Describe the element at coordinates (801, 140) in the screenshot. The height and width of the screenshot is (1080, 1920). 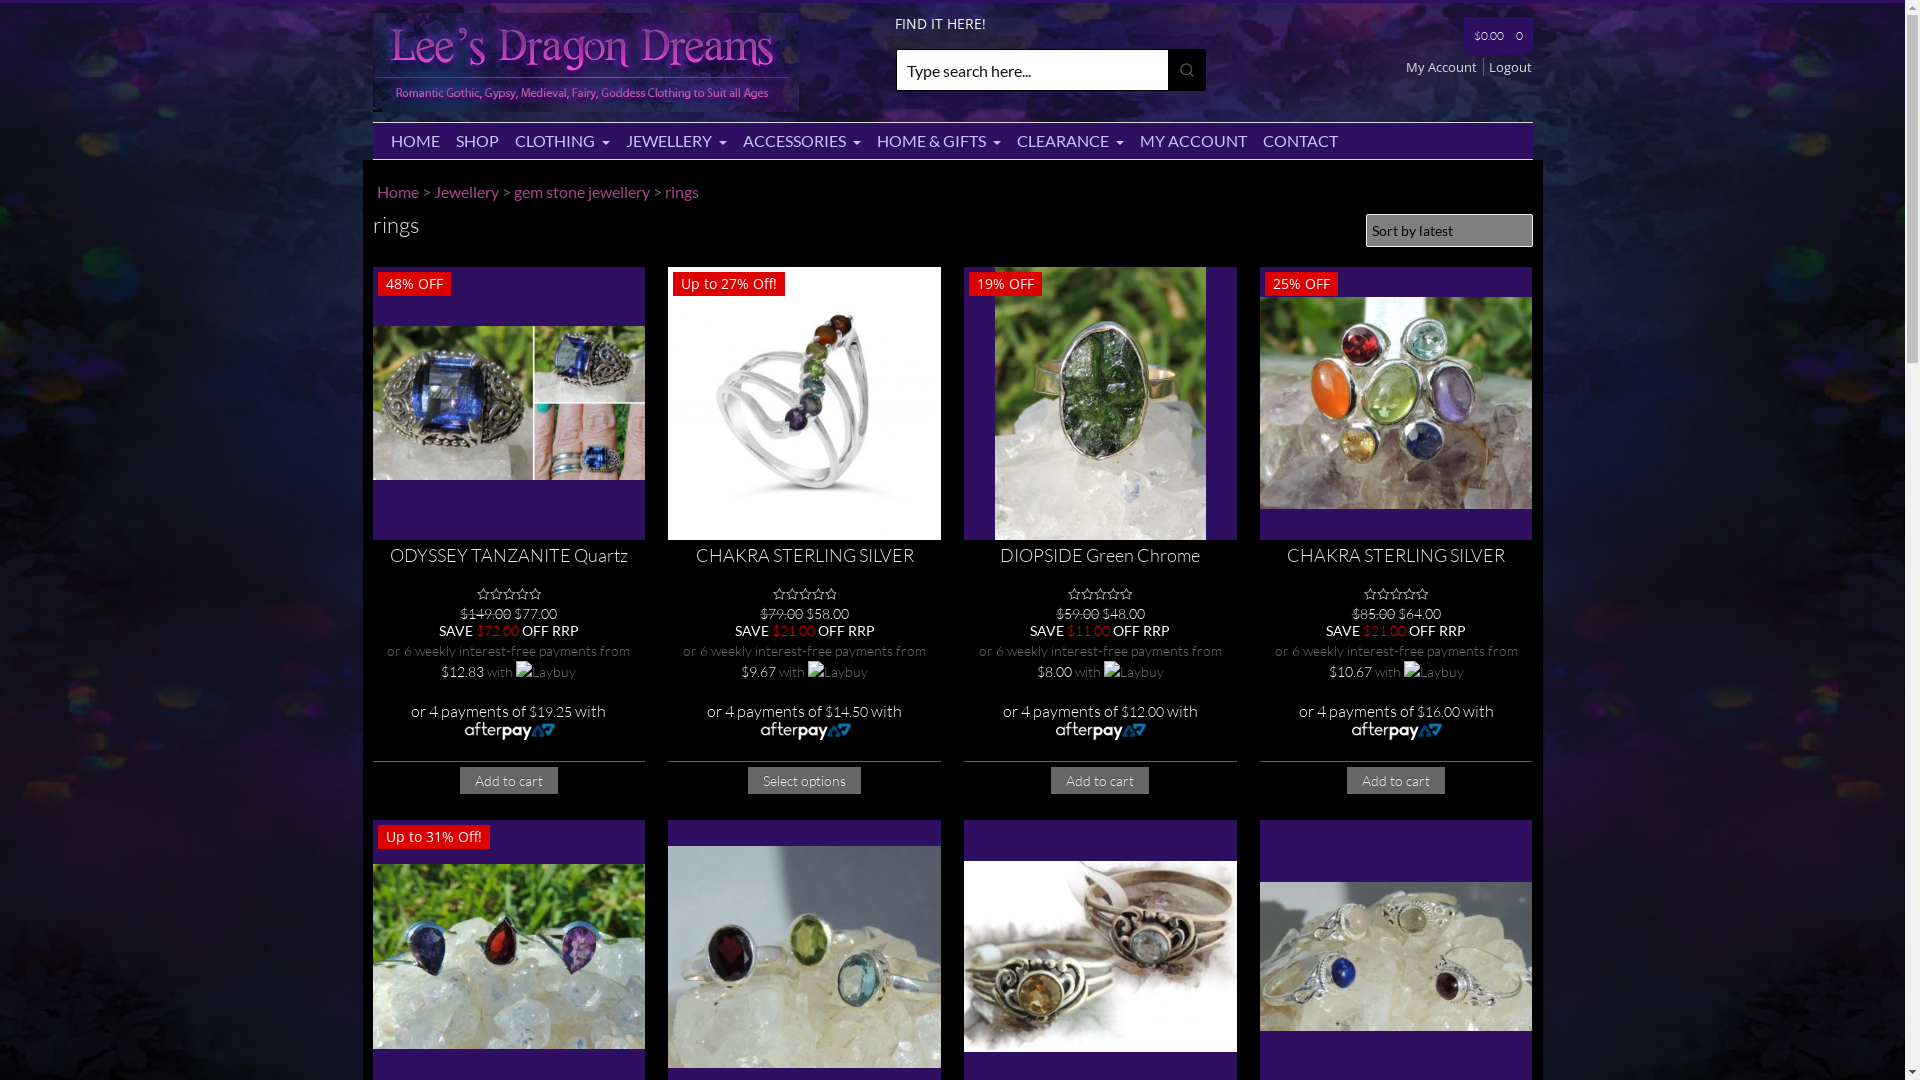
I see `'ACCESSORIES'` at that location.